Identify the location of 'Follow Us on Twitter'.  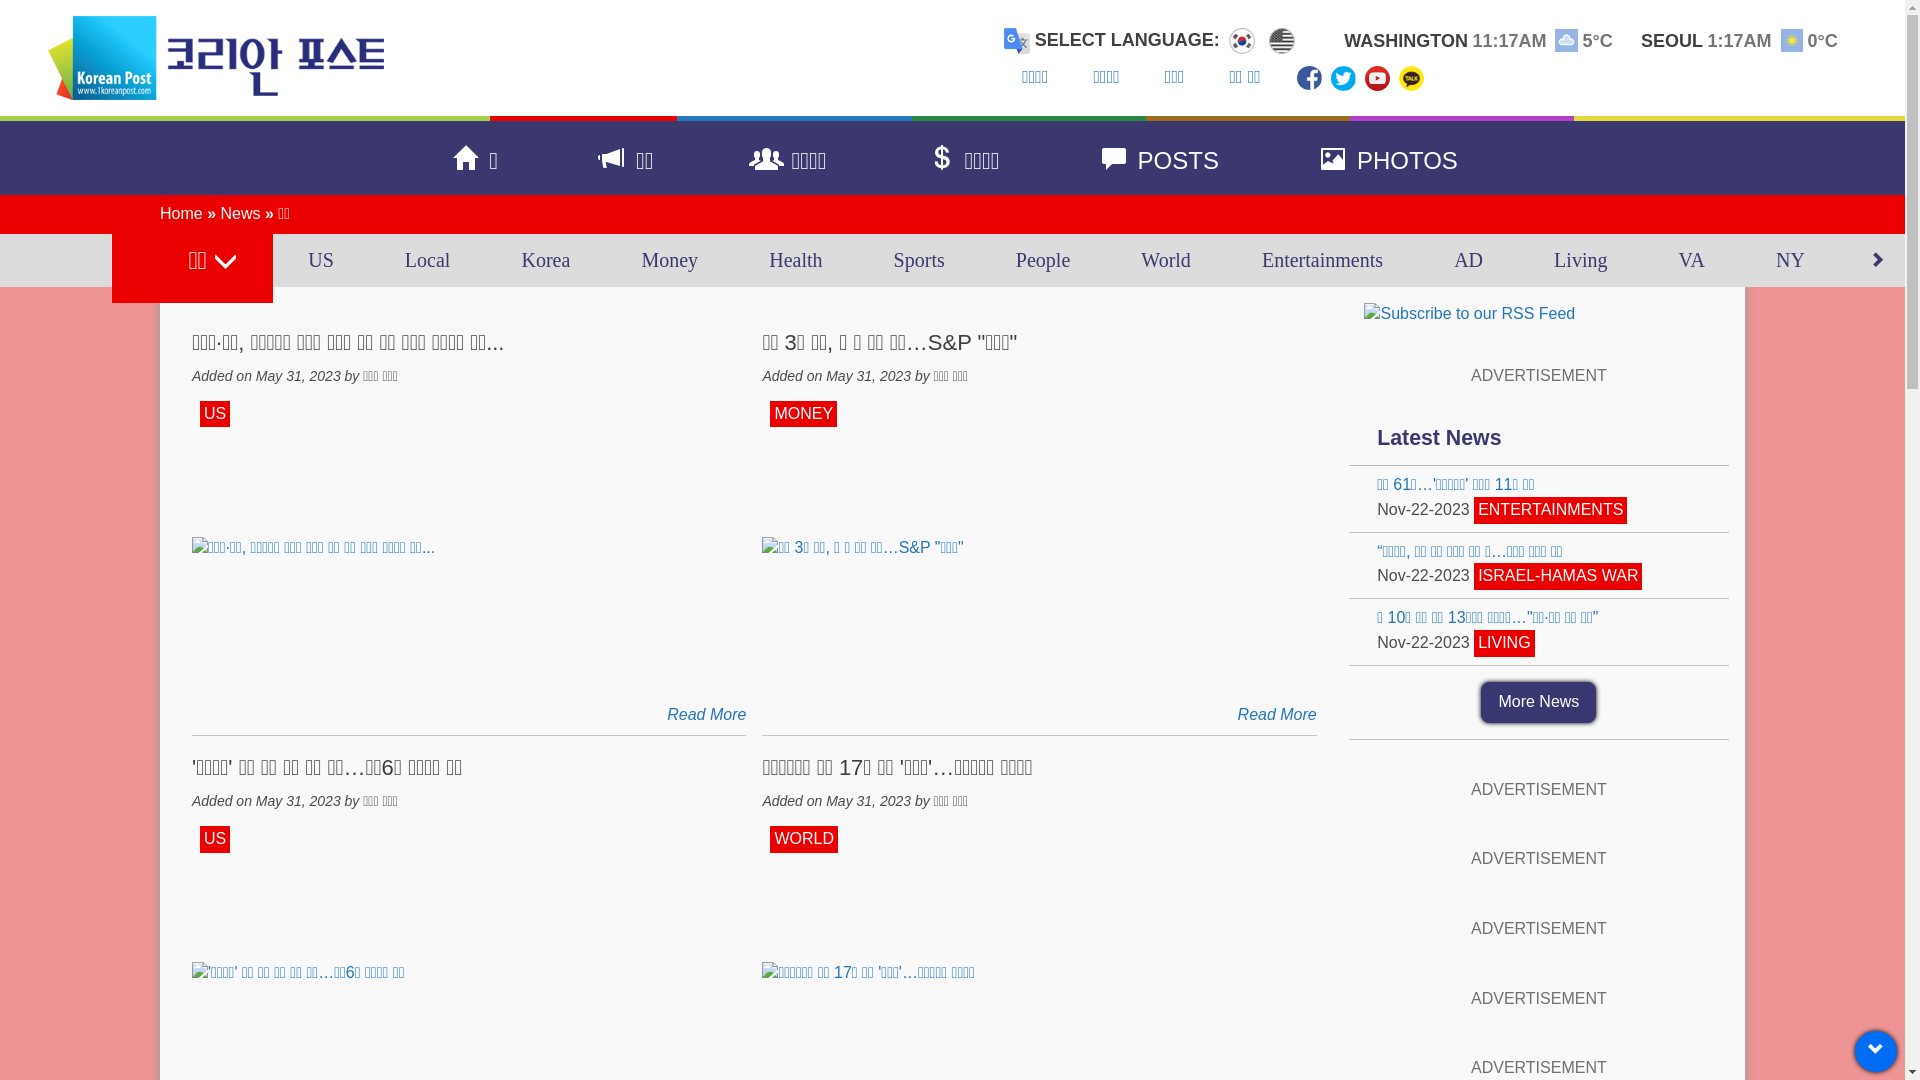
(1343, 77).